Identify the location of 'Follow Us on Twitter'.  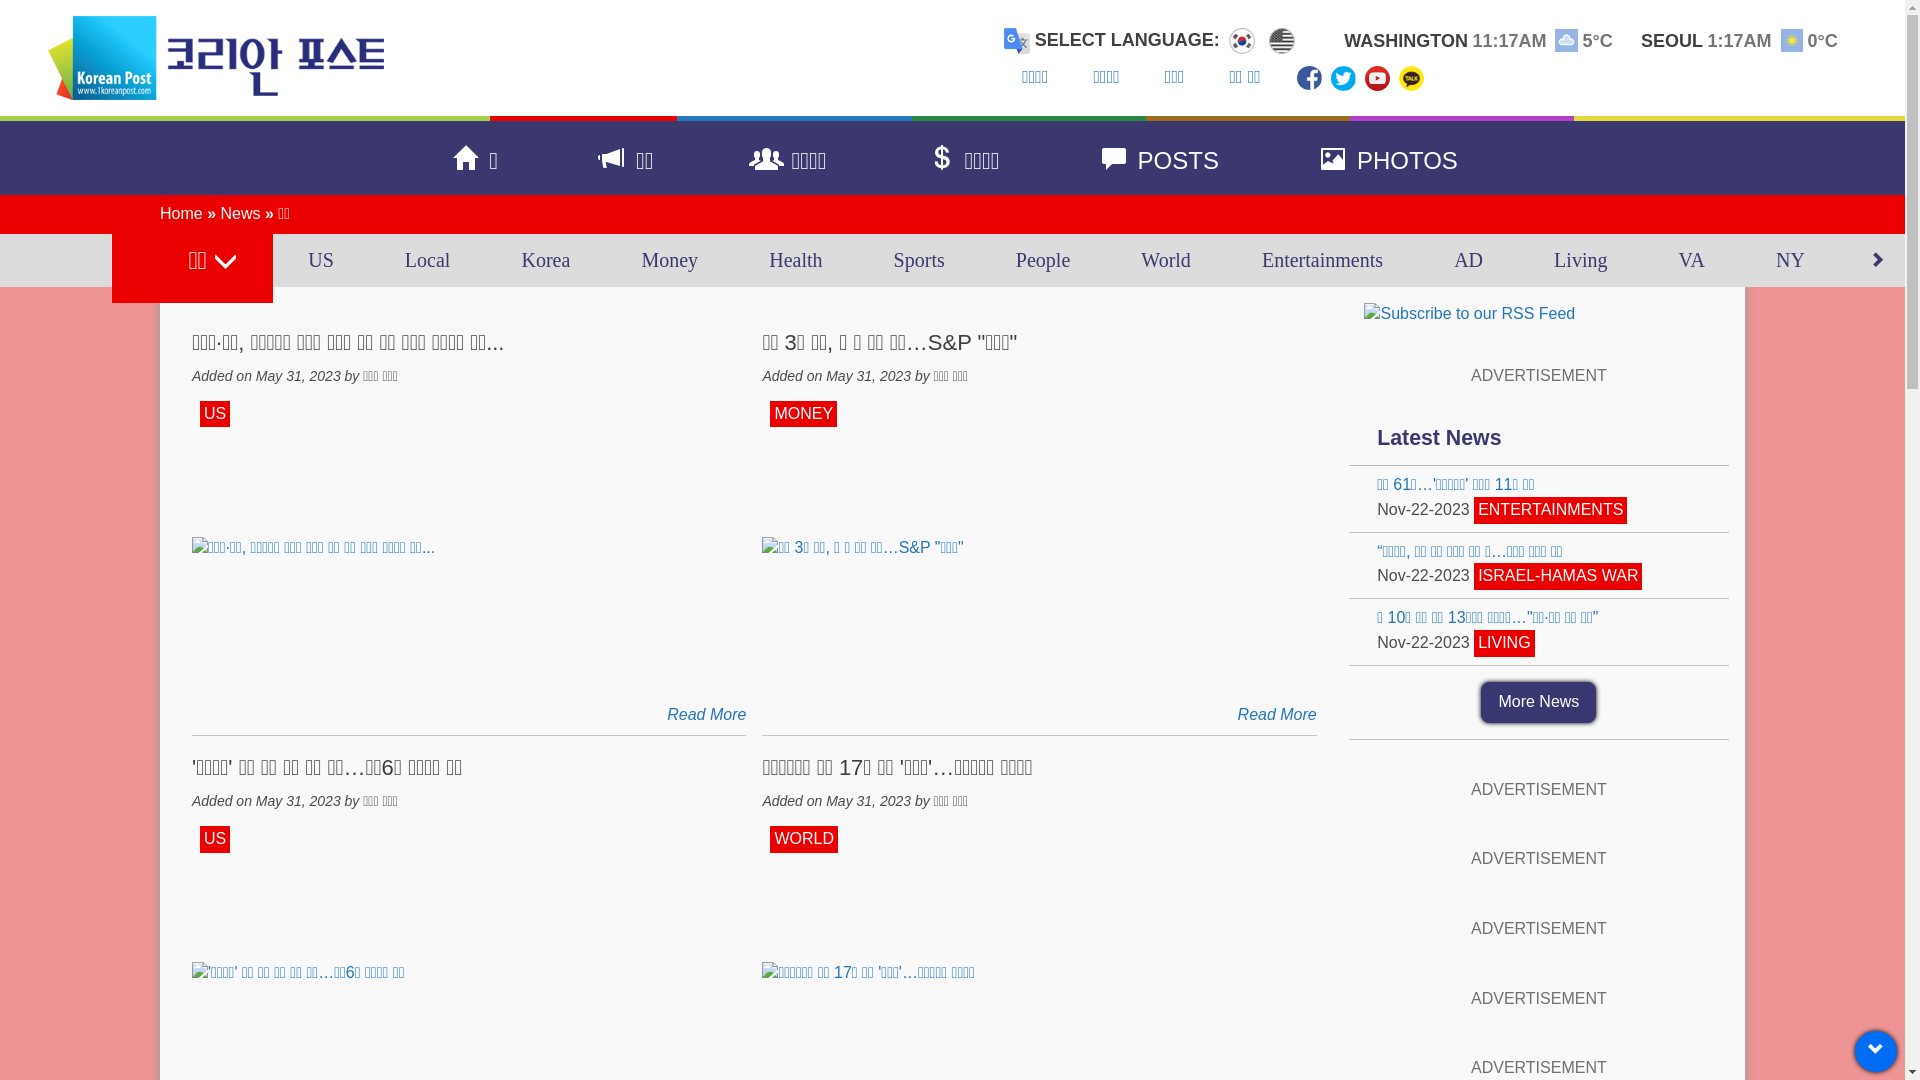
(1343, 77).